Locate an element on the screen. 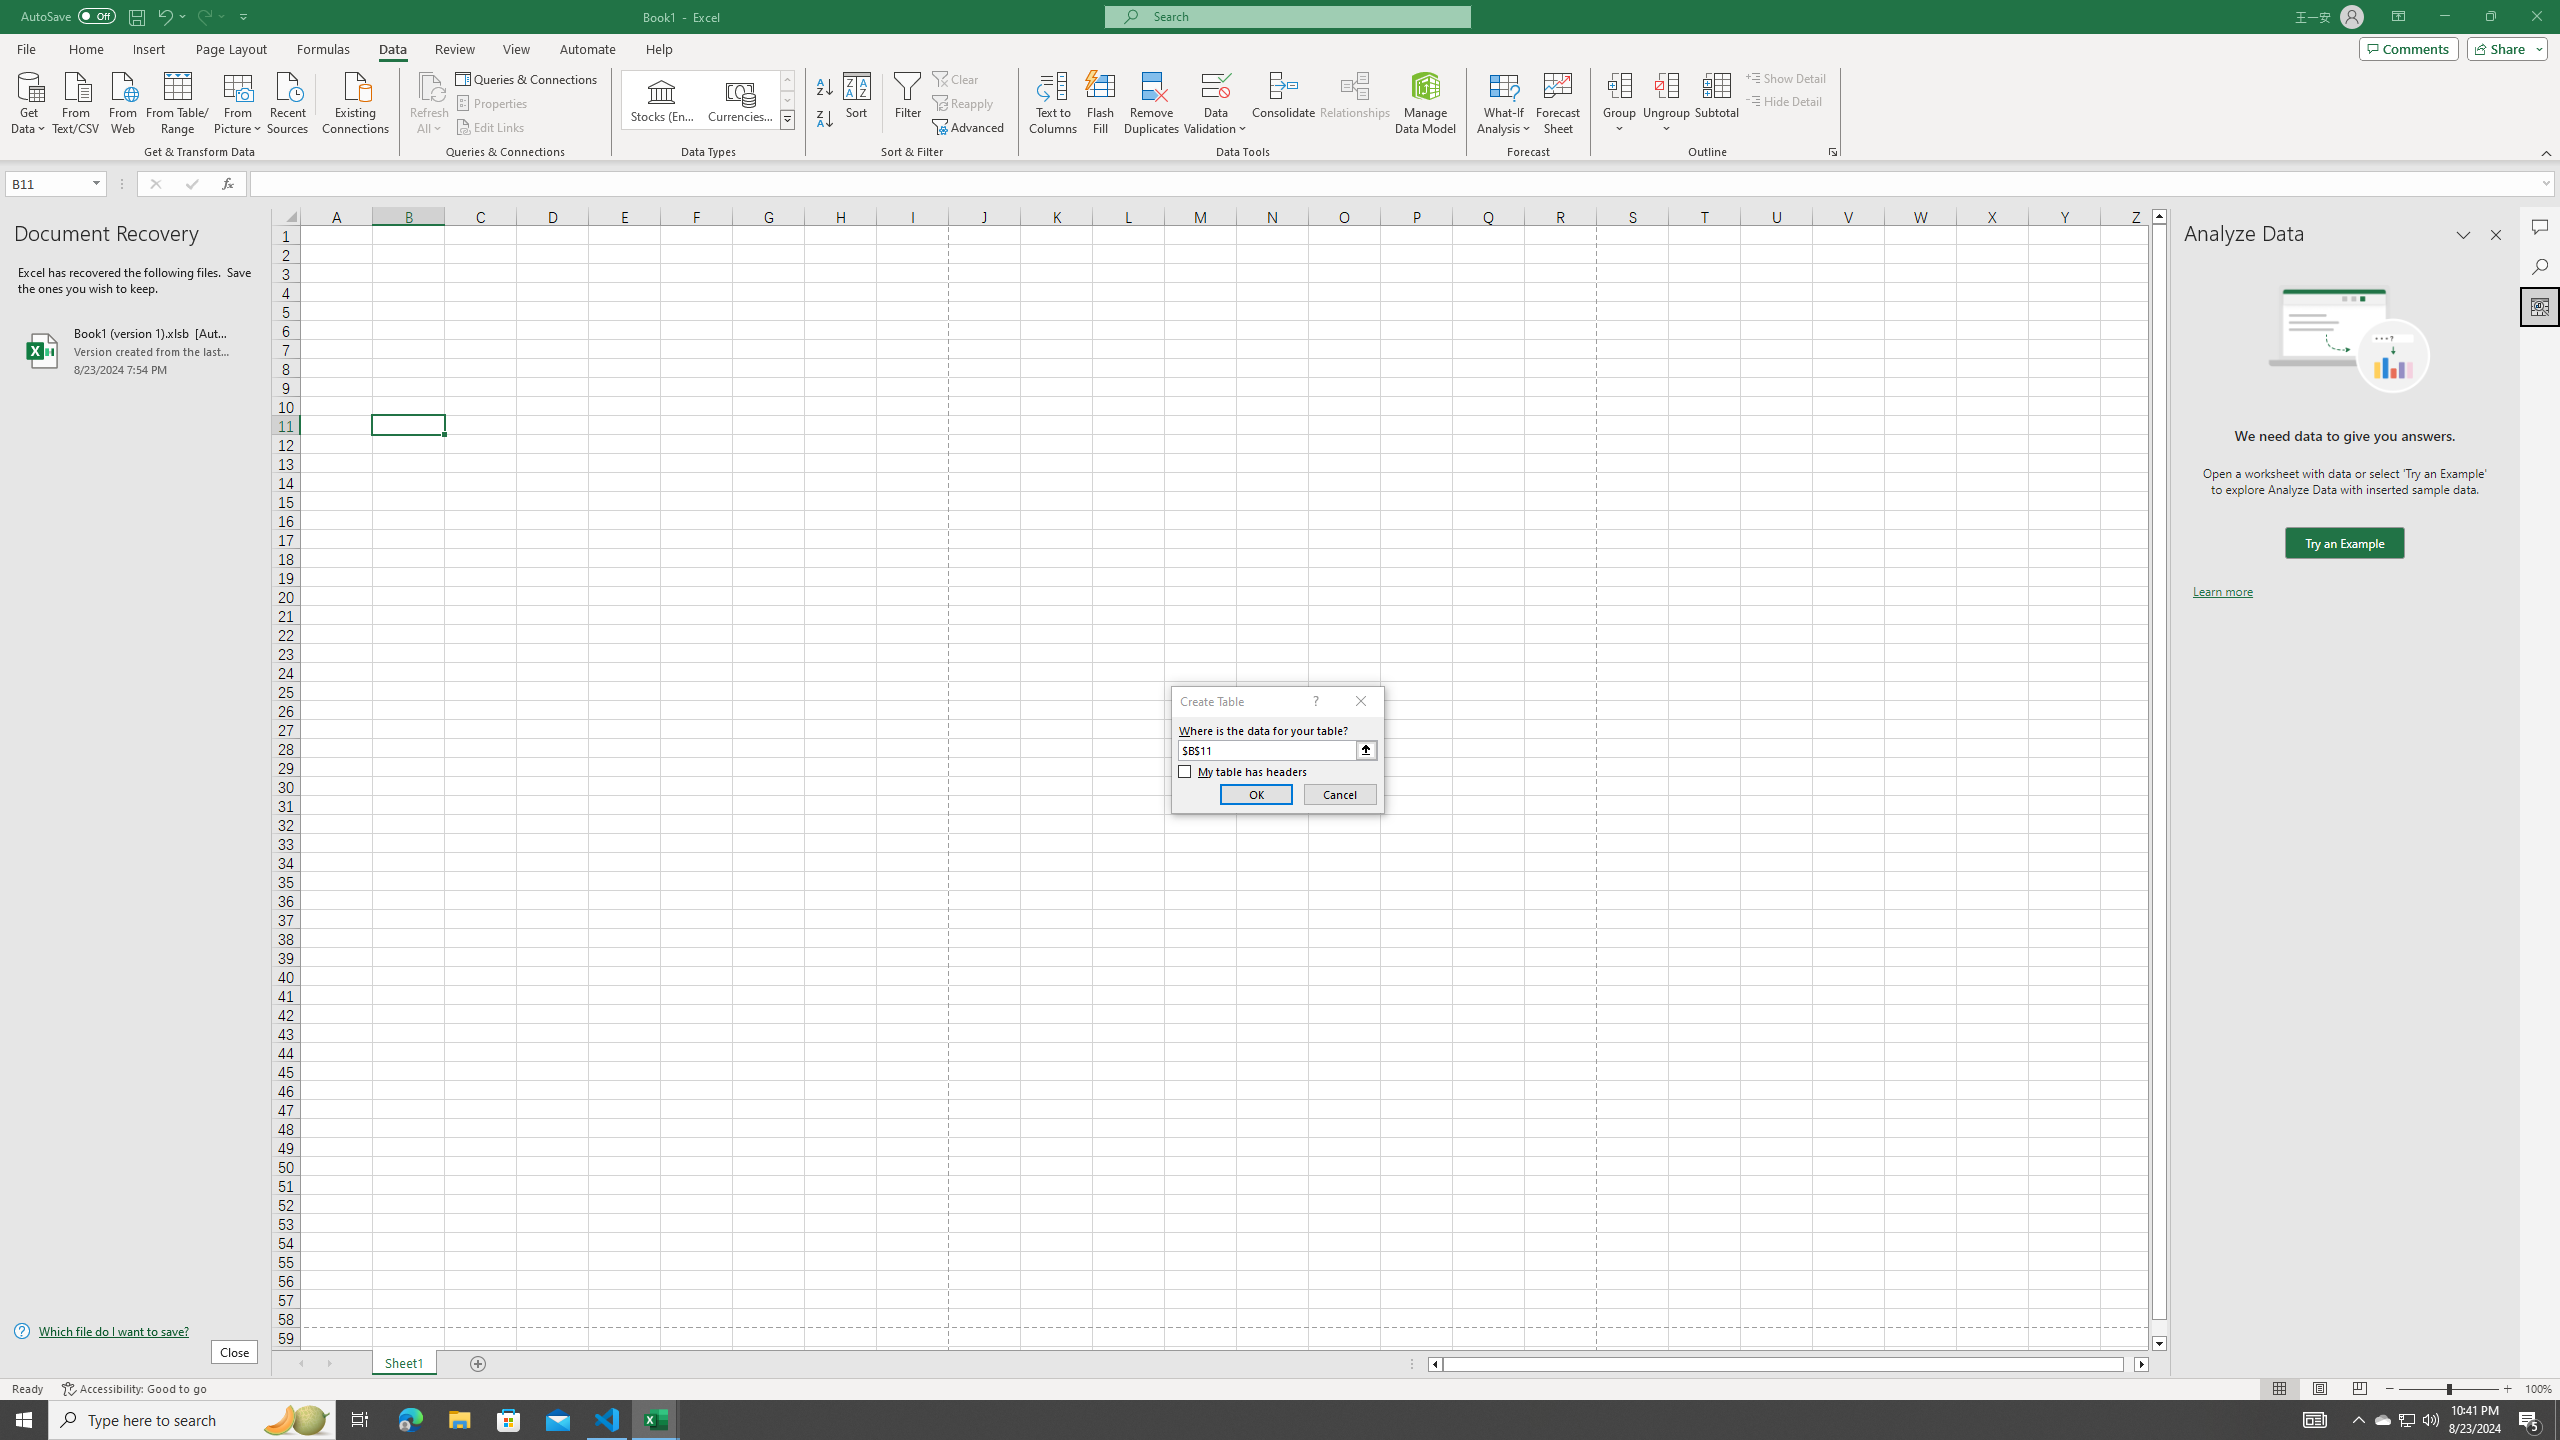 This screenshot has width=2560, height=1440. 'Learn more' is located at coordinates (2222, 590).